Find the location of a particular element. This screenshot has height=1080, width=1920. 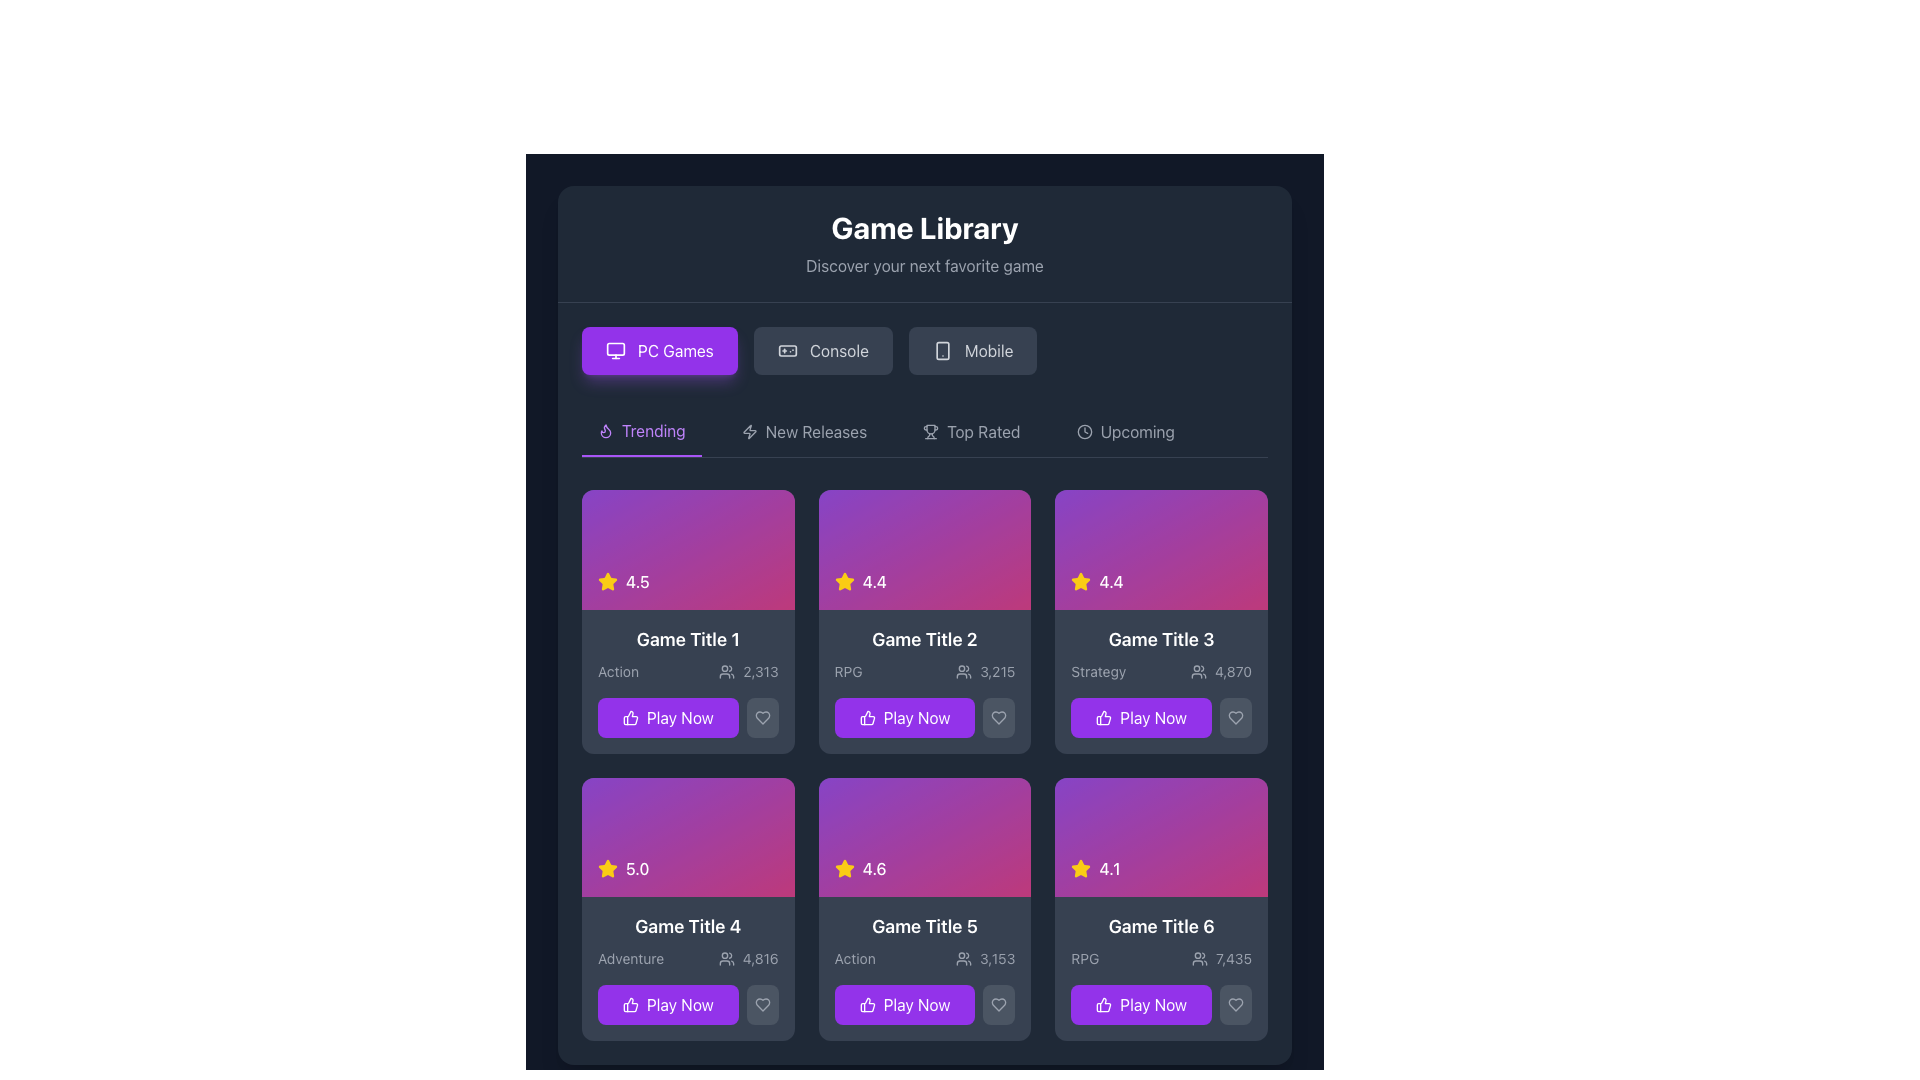

the favorite icon located at the bottom right corner of the card for 'Game Title 4', just below the 'Play Now' button is located at coordinates (761, 1005).